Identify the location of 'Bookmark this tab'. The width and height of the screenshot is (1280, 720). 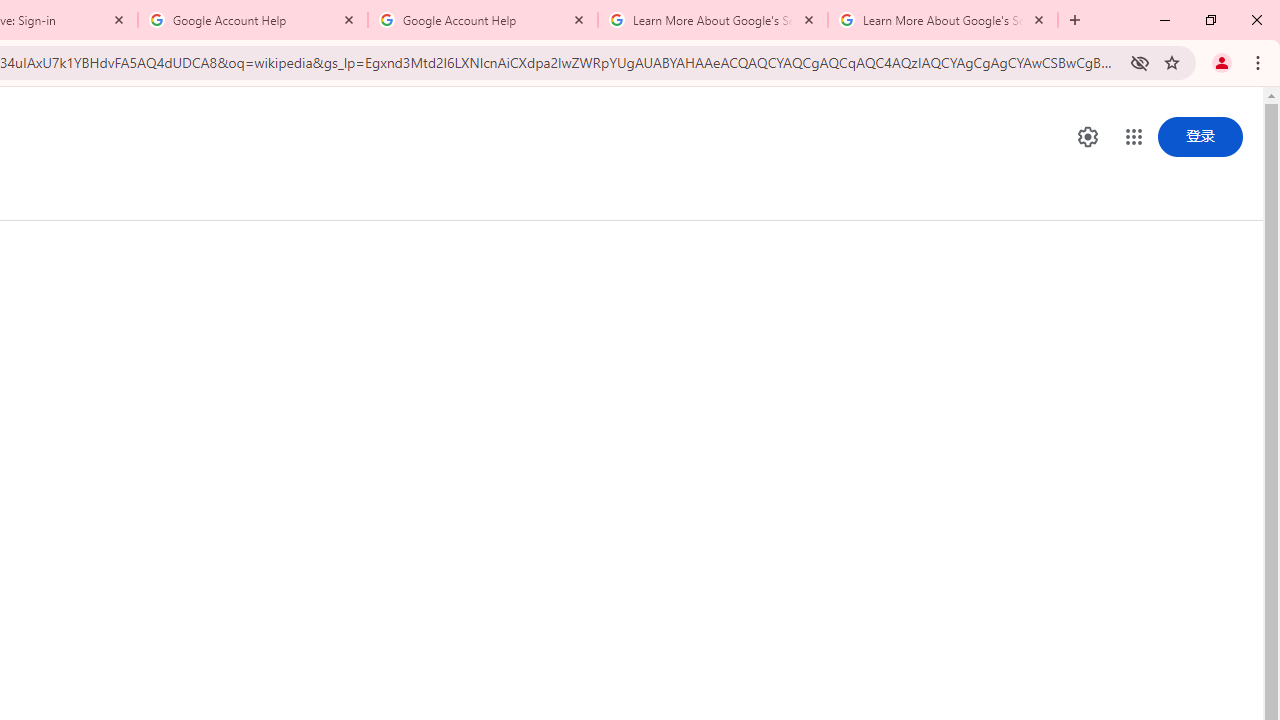
(1171, 61).